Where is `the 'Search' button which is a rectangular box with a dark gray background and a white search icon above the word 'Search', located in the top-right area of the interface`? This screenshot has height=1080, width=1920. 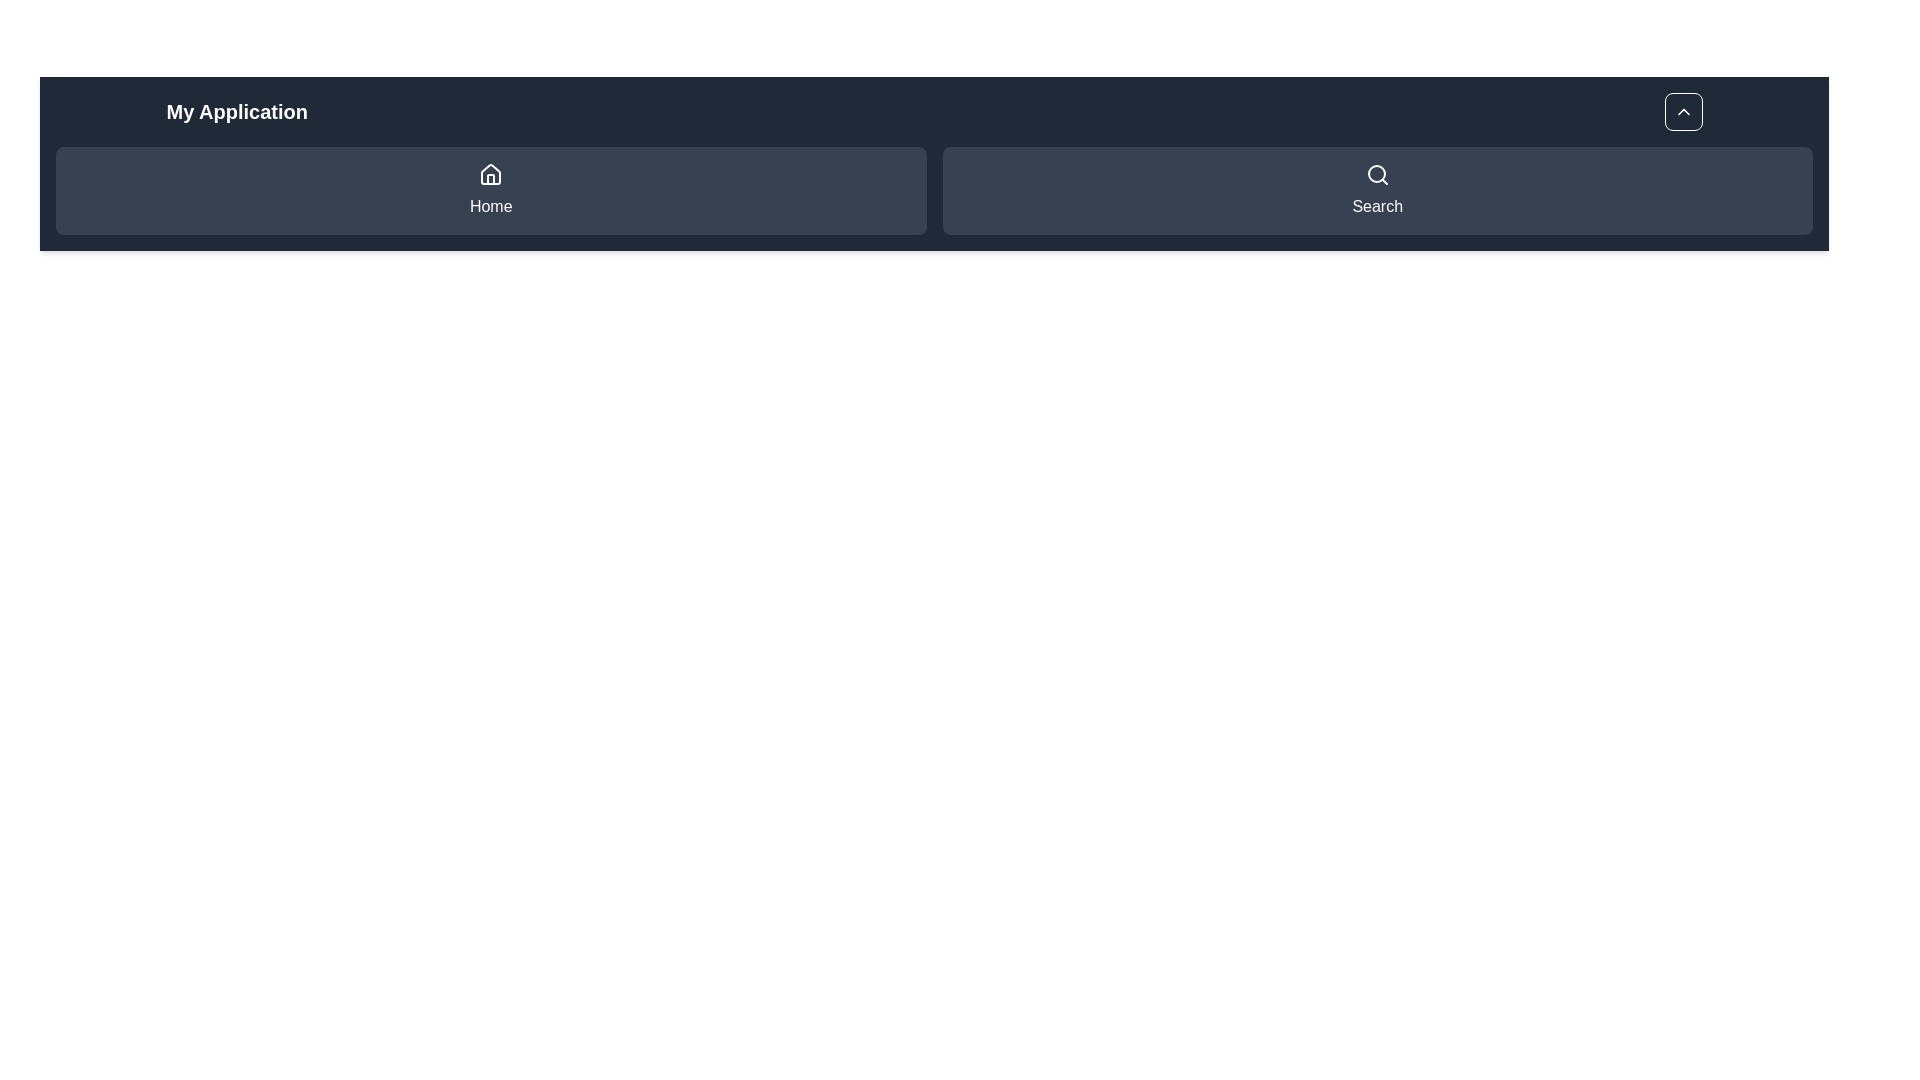 the 'Search' button which is a rectangular box with a dark gray background and a white search icon above the word 'Search', located in the top-right area of the interface is located at coordinates (1376, 191).